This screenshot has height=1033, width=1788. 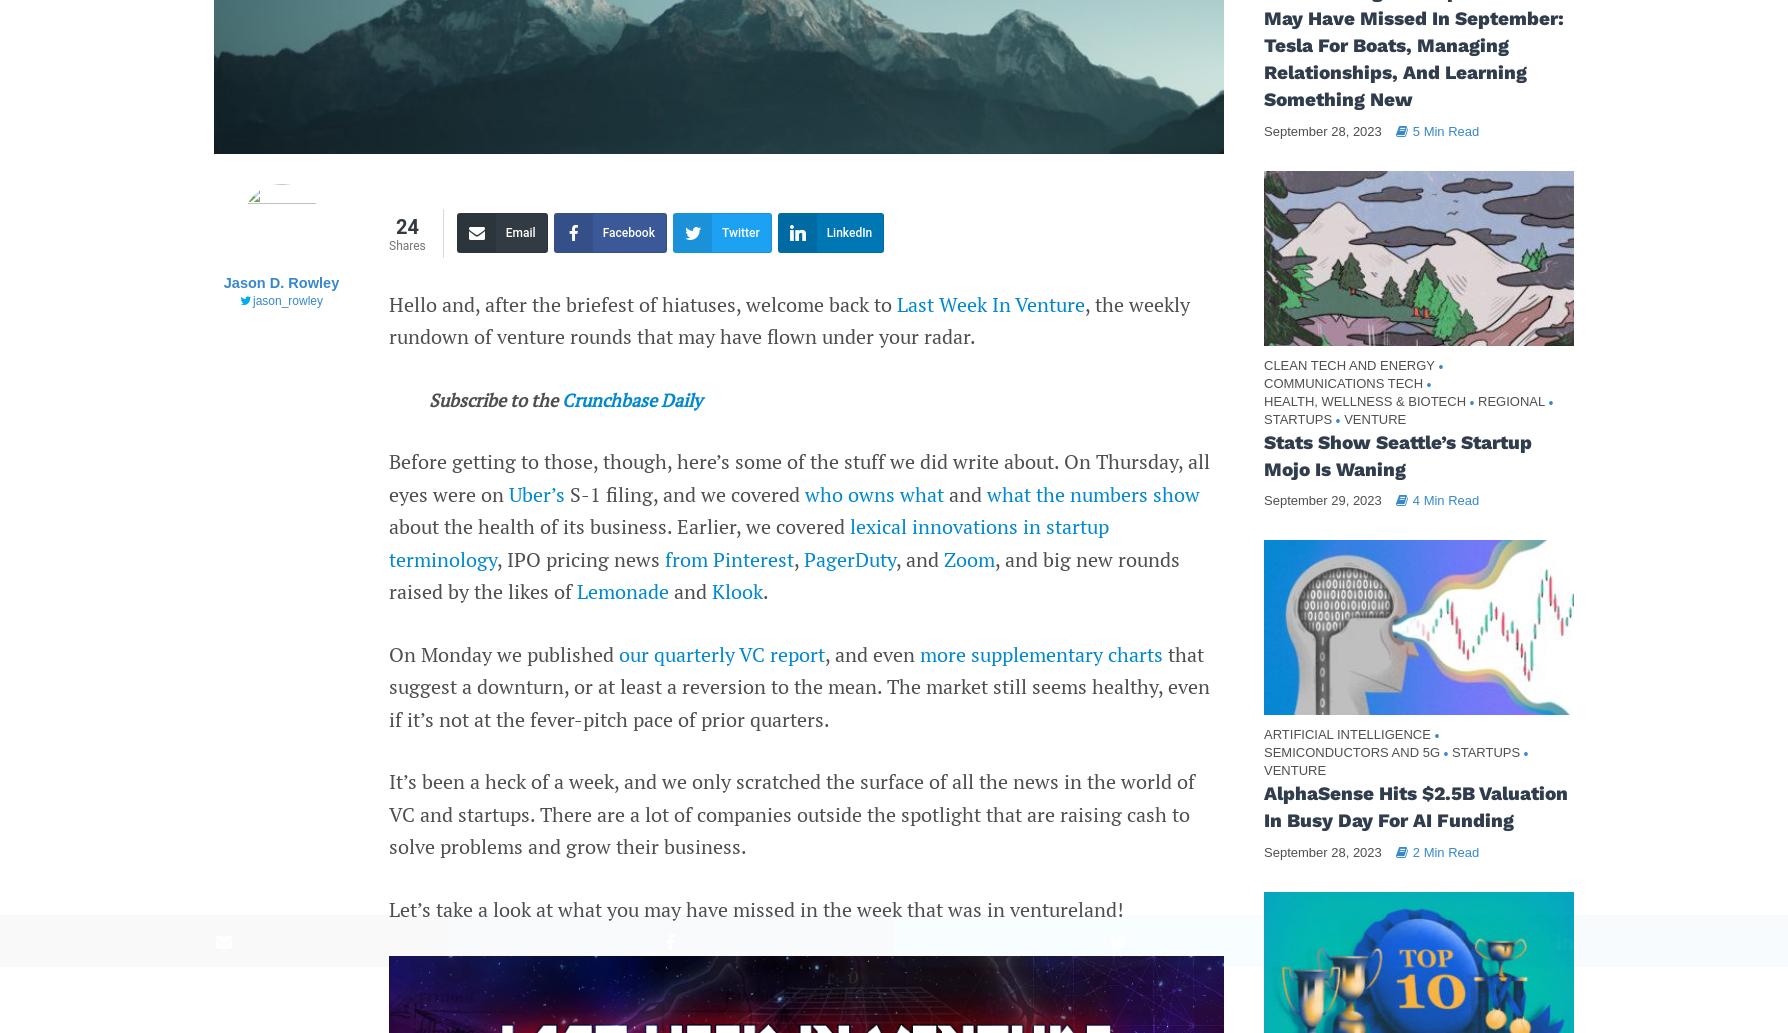 I want to click on 'from Pinterest', so click(x=728, y=557).